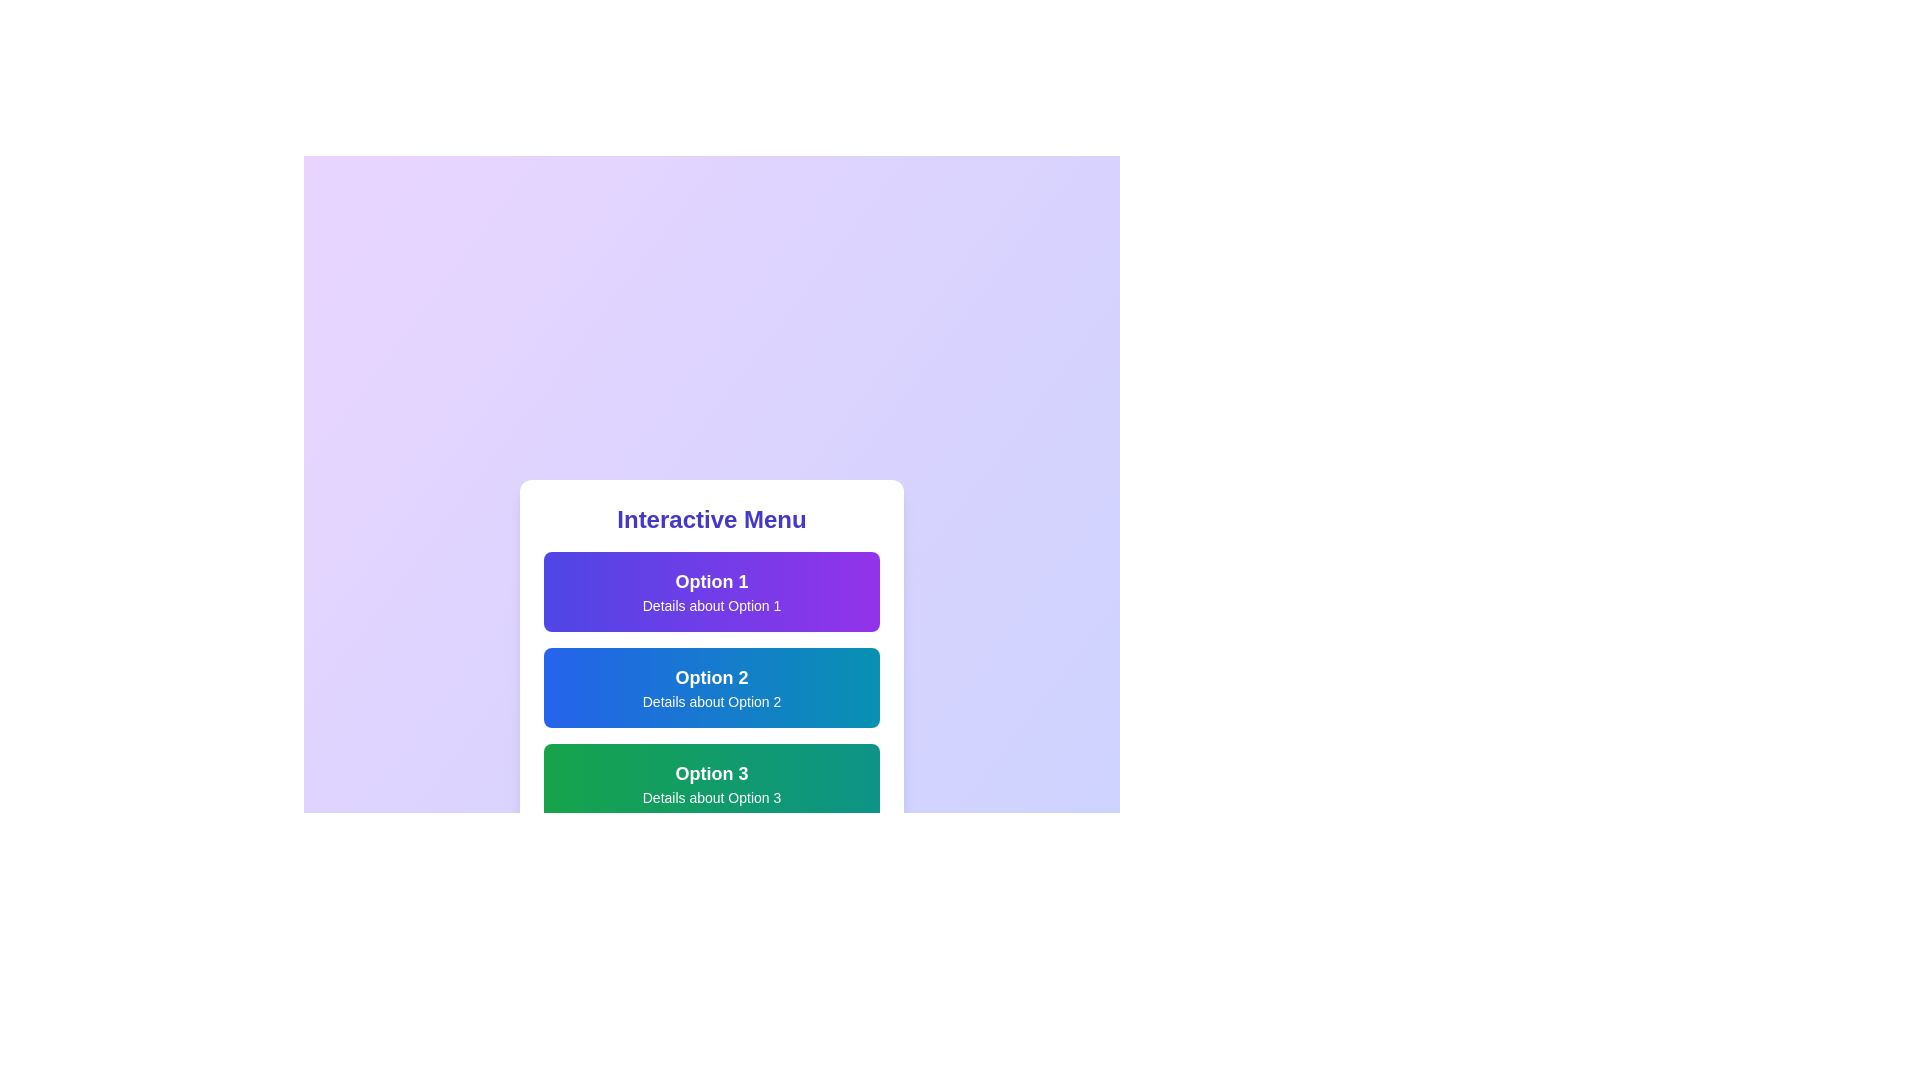  I want to click on the menu option Option 2, so click(711, 686).